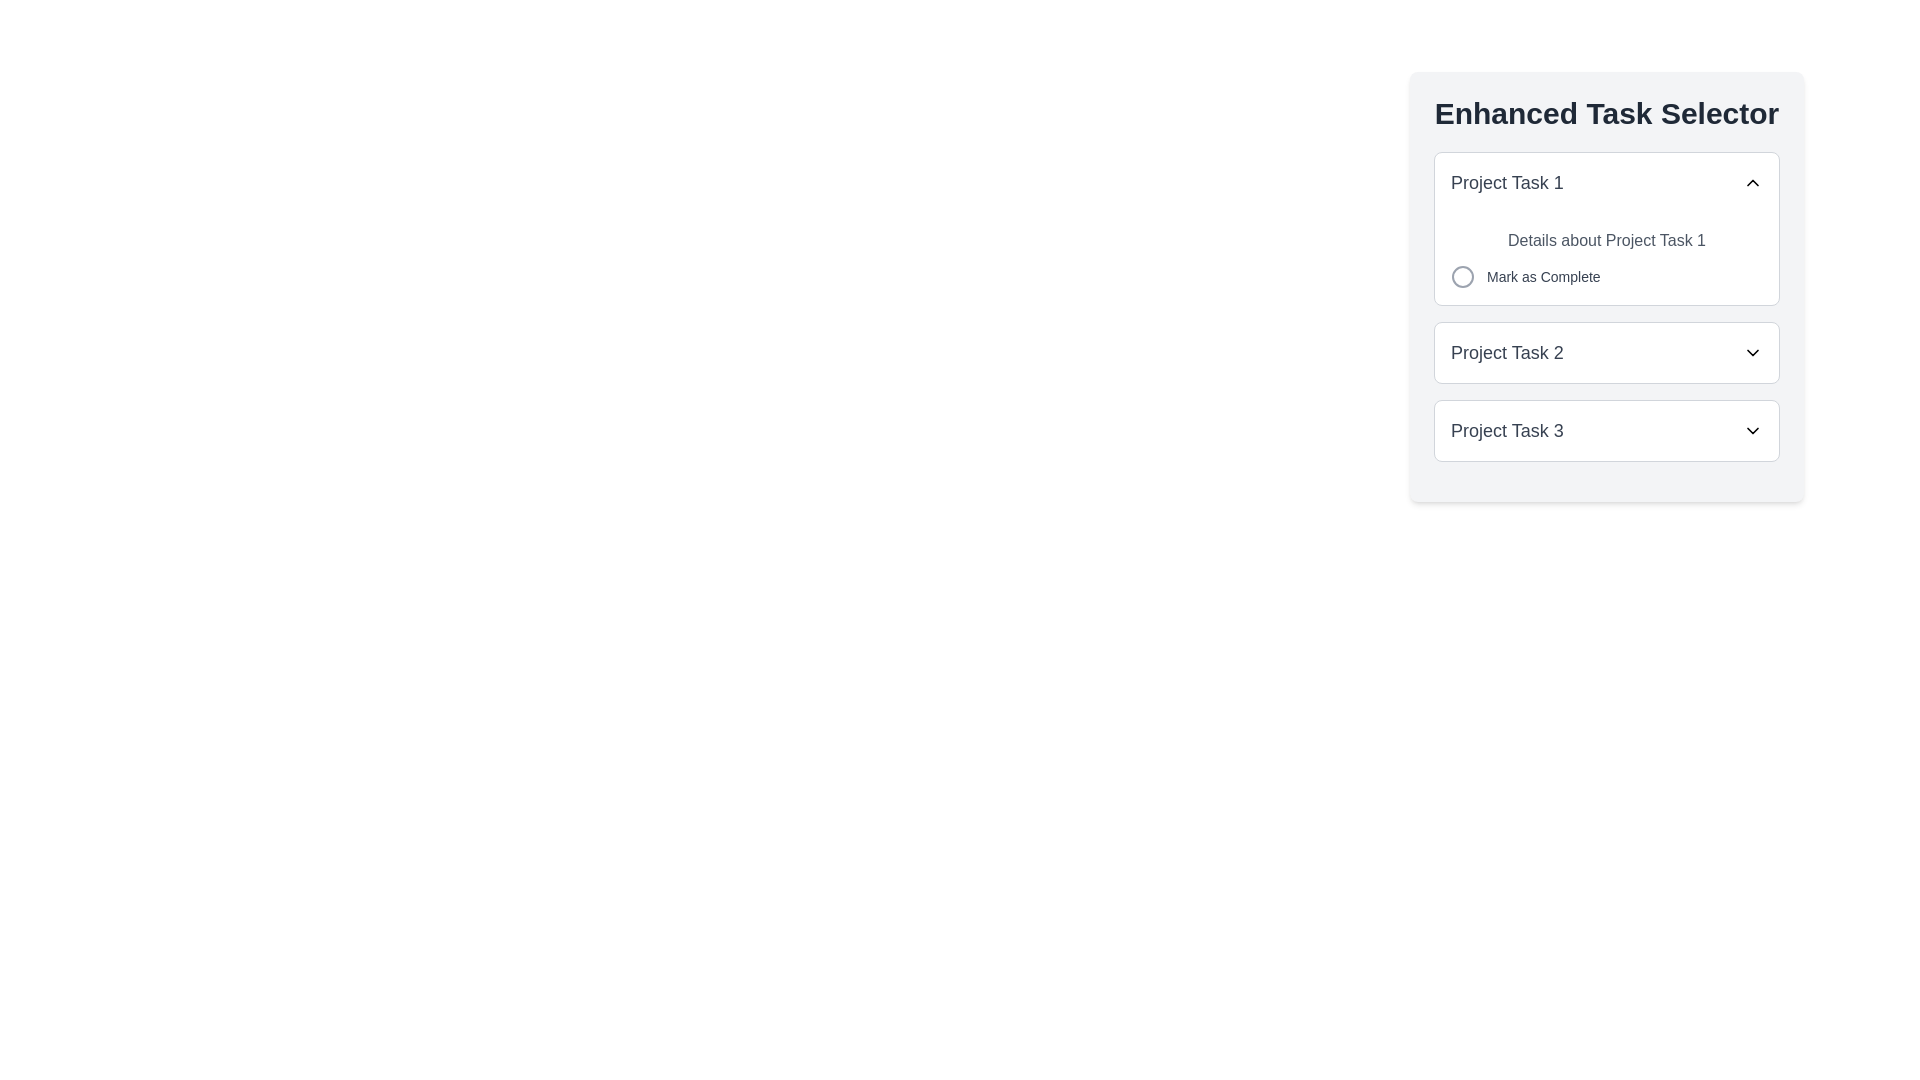 This screenshot has width=1920, height=1080. Describe the element at coordinates (1524, 277) in the screenshot. I see `the interactive button-like element combining text and an icon within the 'Details about Project Task 1' panel to mark the related task as finished` at that location.